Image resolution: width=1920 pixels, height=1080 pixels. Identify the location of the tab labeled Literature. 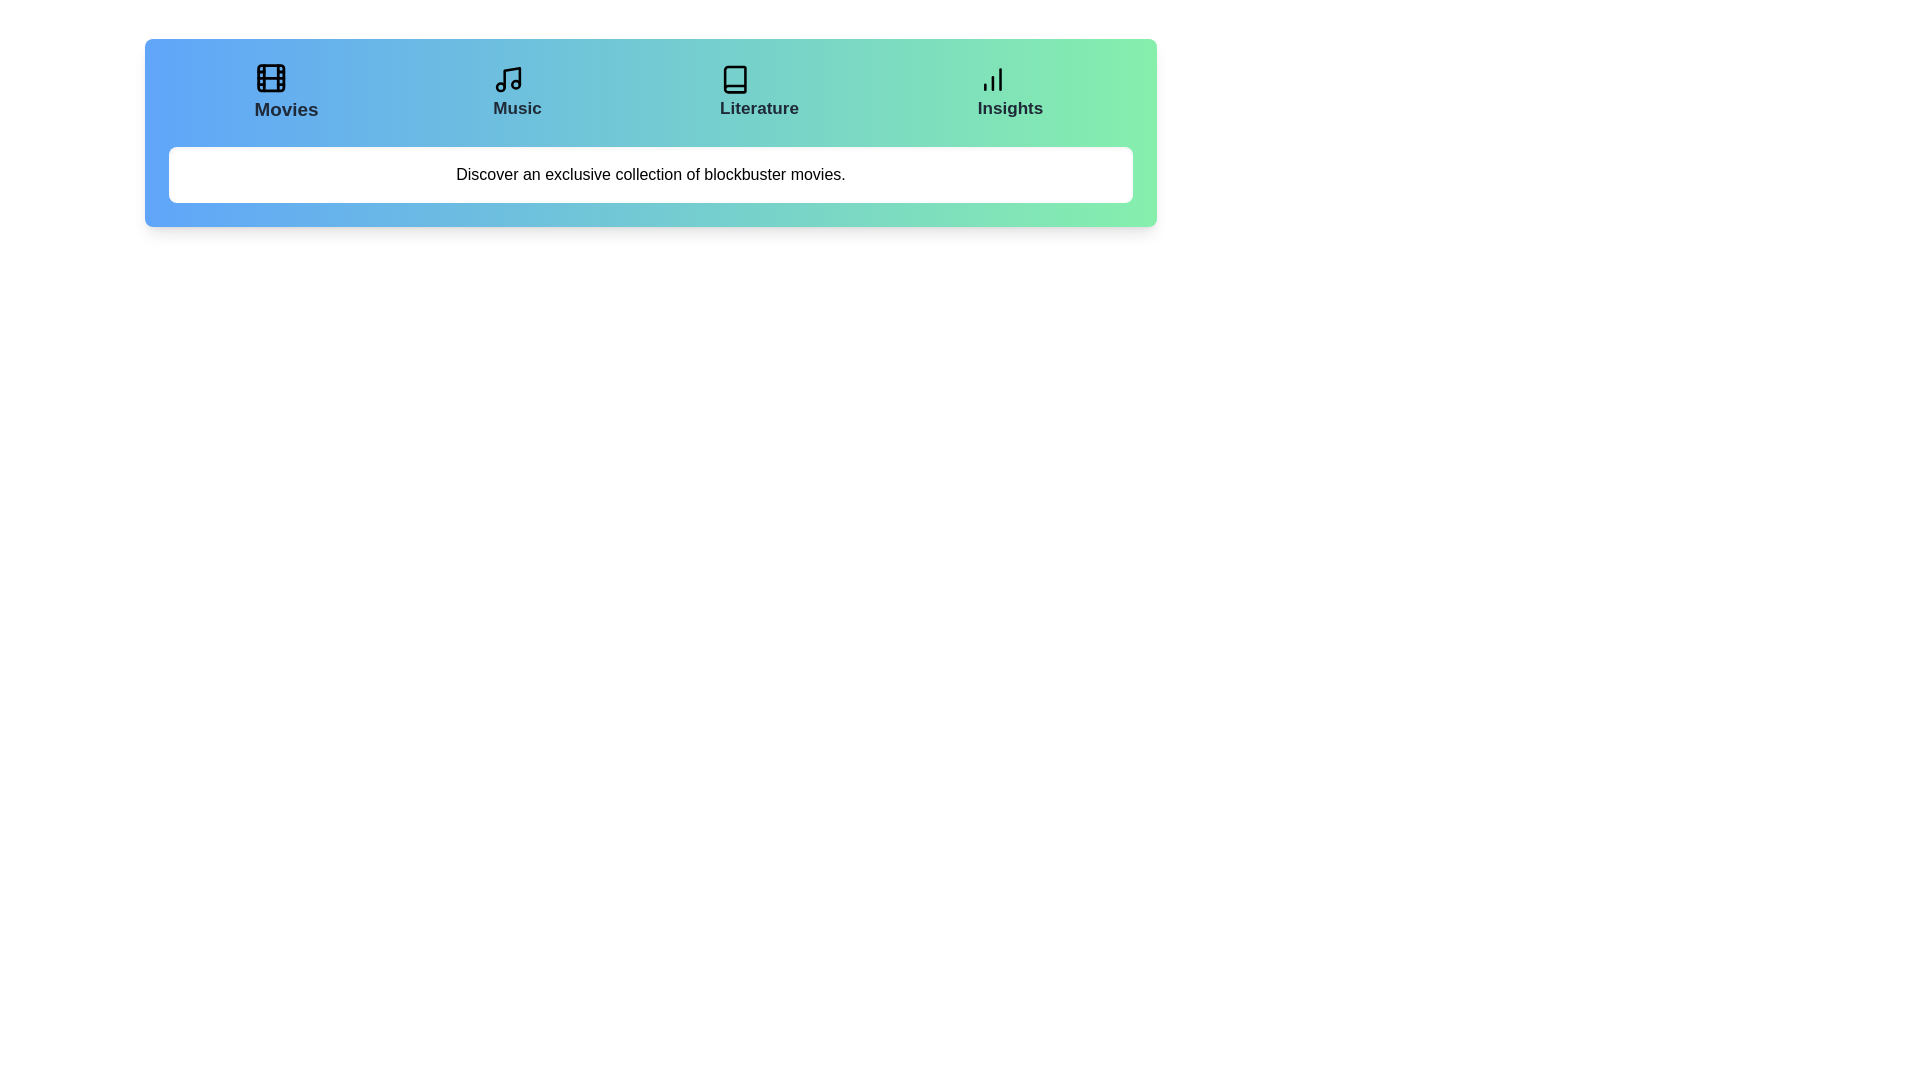
(758, 92).